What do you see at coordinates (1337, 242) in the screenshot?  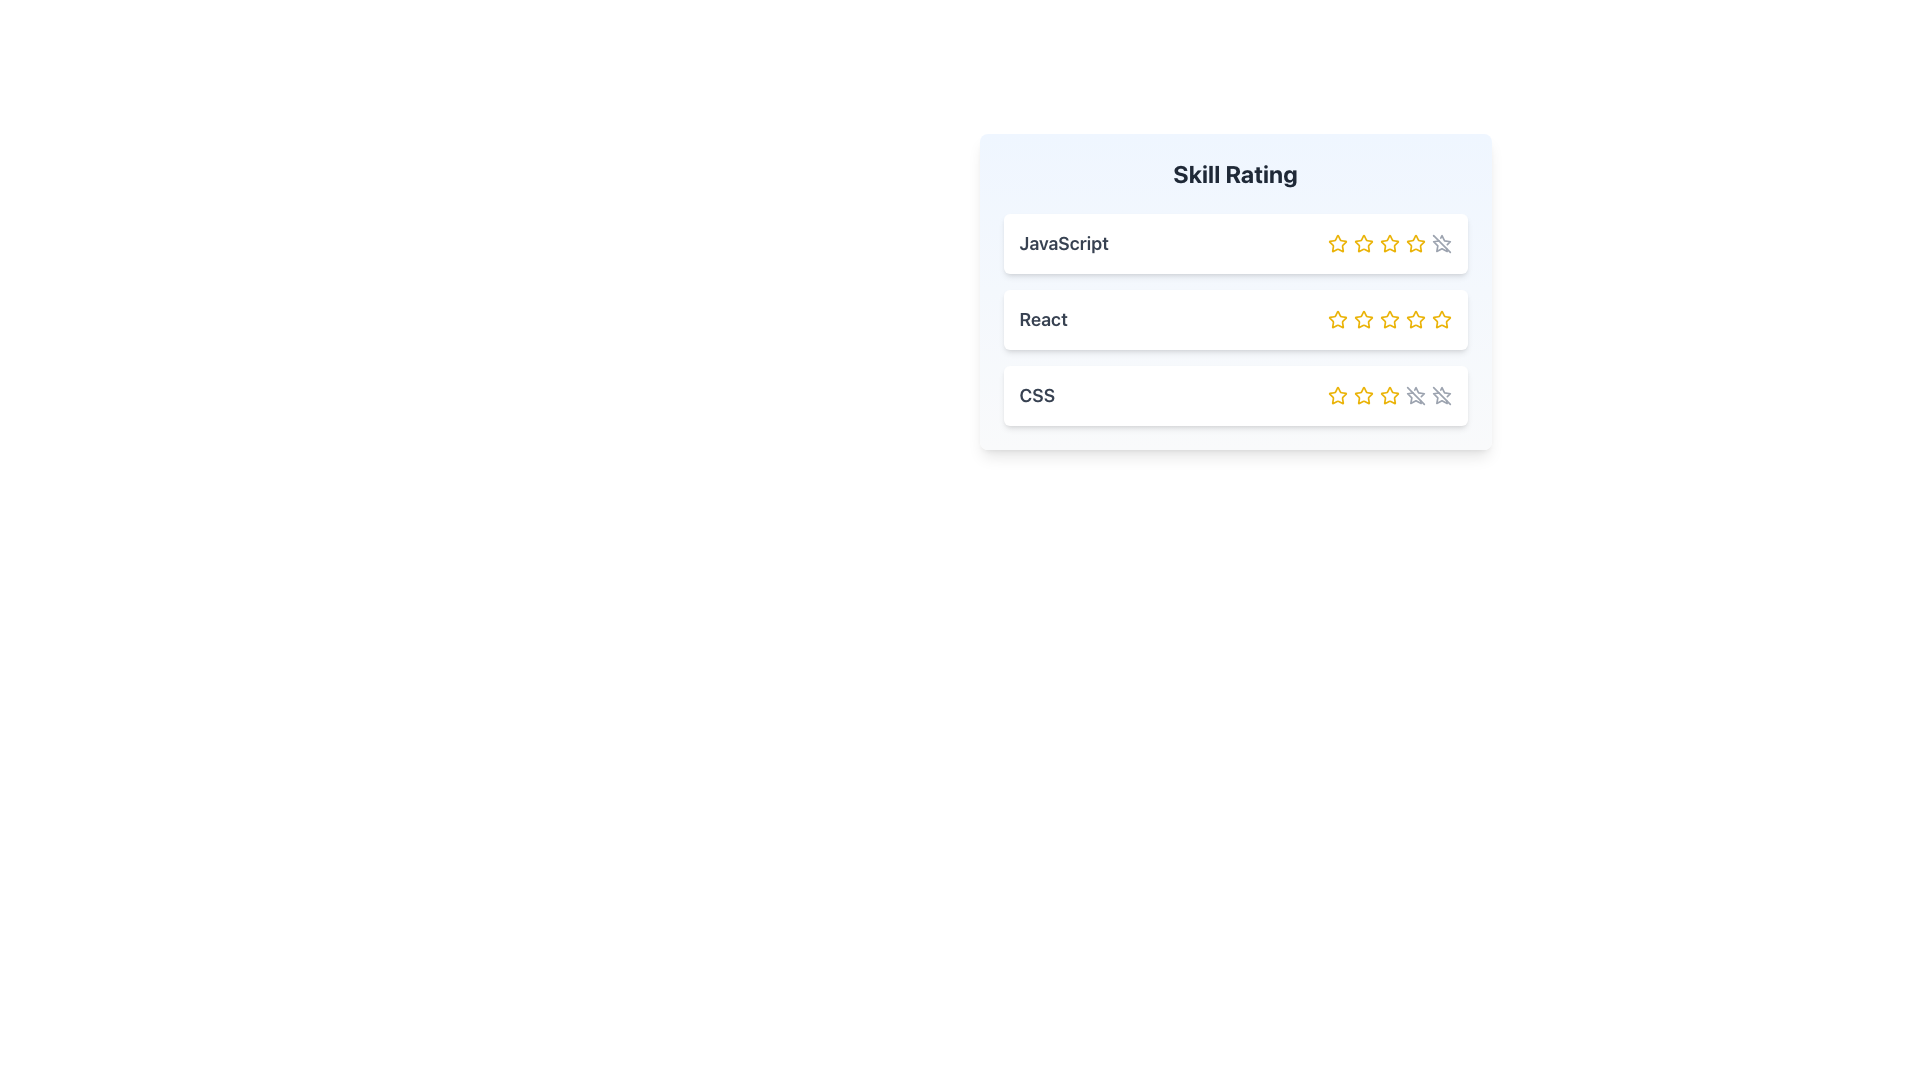 I see `the first star in the JavaScript skill rating section` at bounding box center [1337, 242].